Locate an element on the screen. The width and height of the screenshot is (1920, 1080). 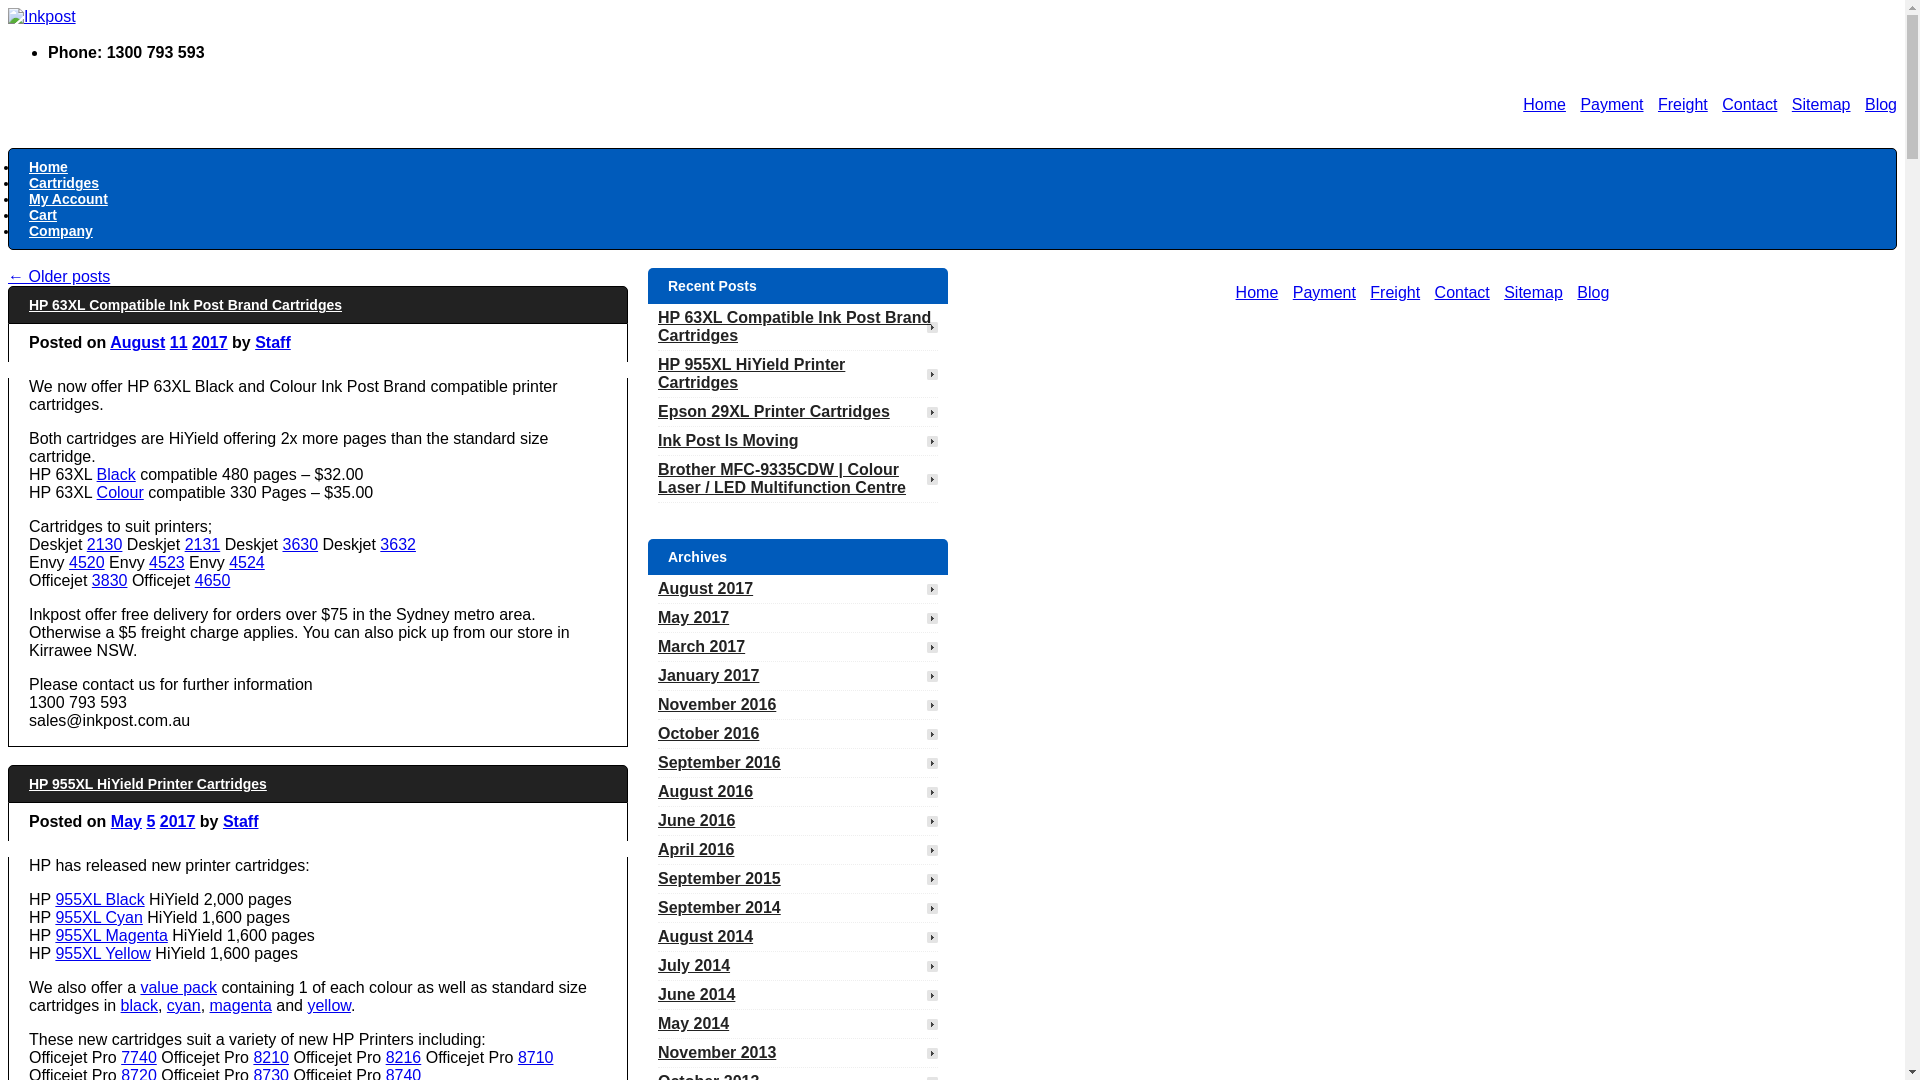
'955XL Cyan' is located at coordinates (97, 917).